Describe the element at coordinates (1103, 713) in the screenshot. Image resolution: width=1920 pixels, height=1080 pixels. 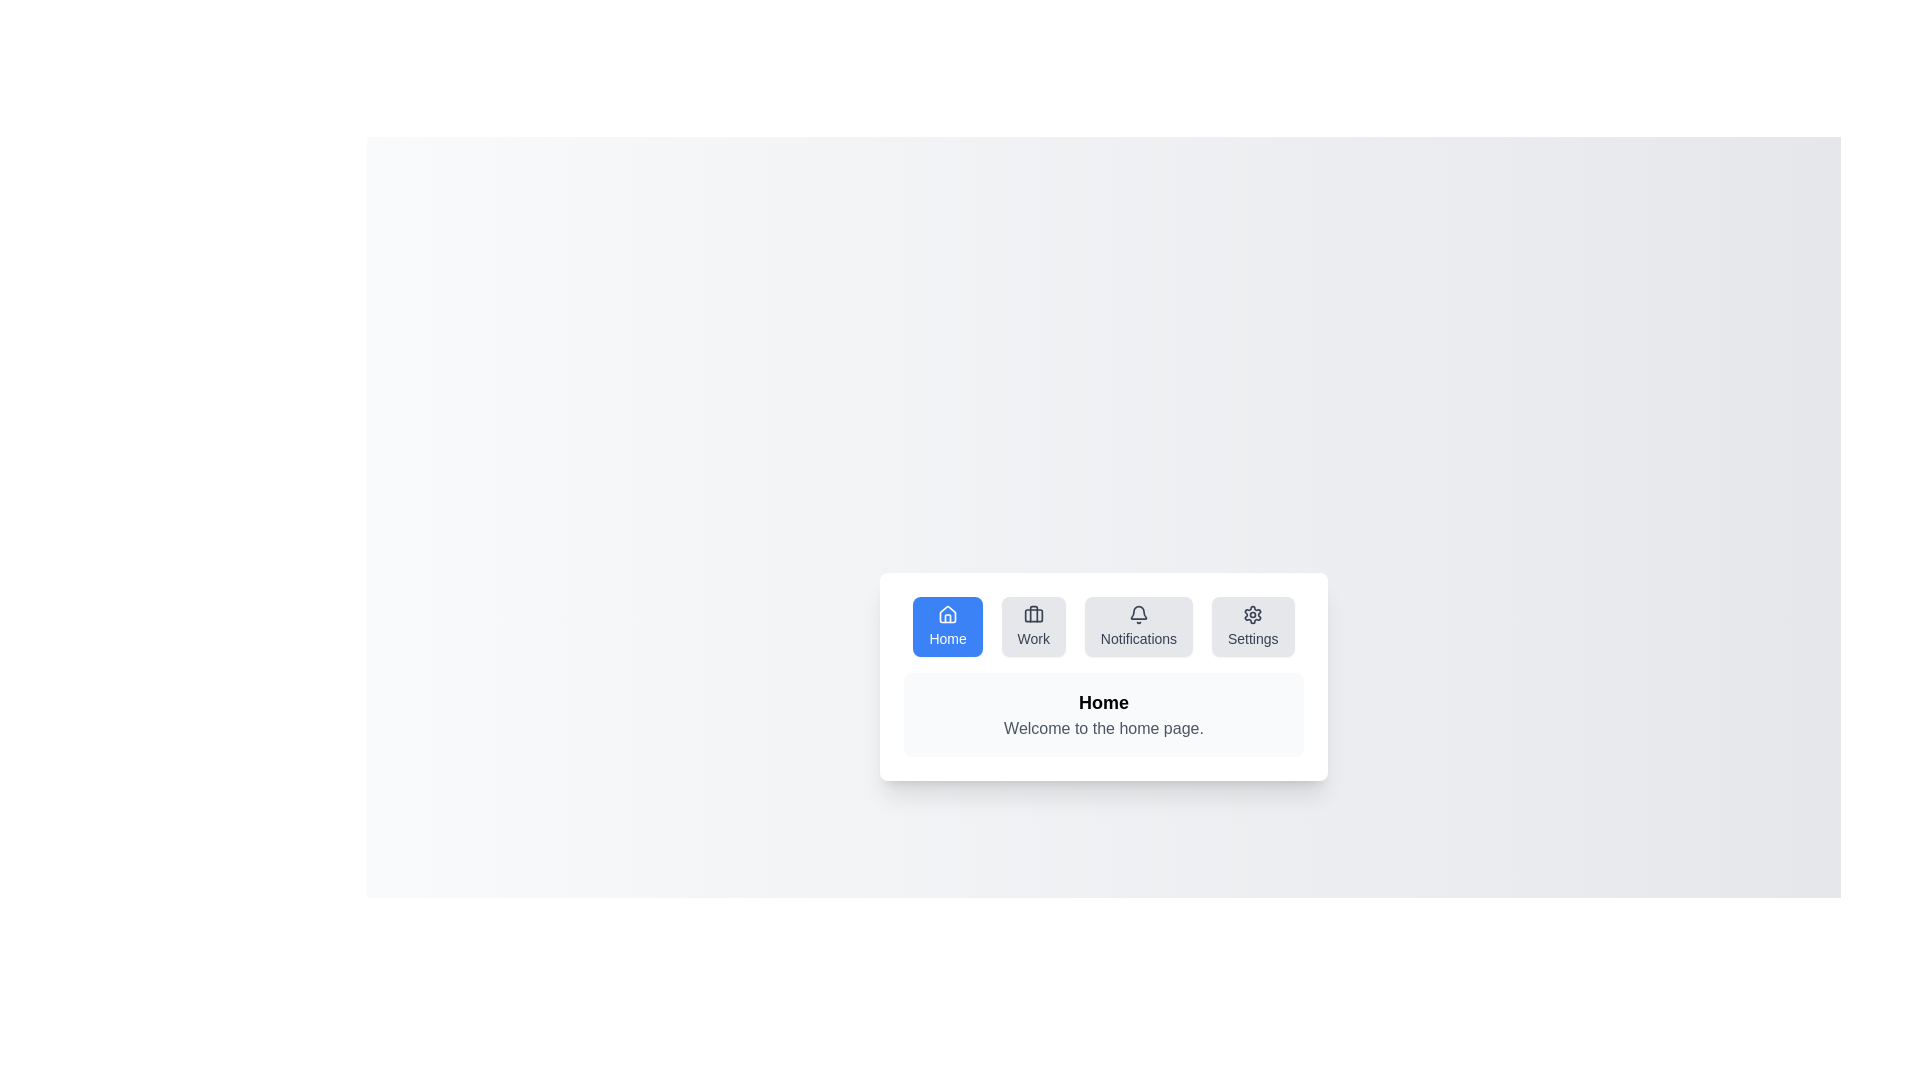
I see `the Text display area located below the navigation buttons labeled 'Home', 'Work', 'Notifications', and 'Settings', which serves as a static text display area for information about the current page` at that location.